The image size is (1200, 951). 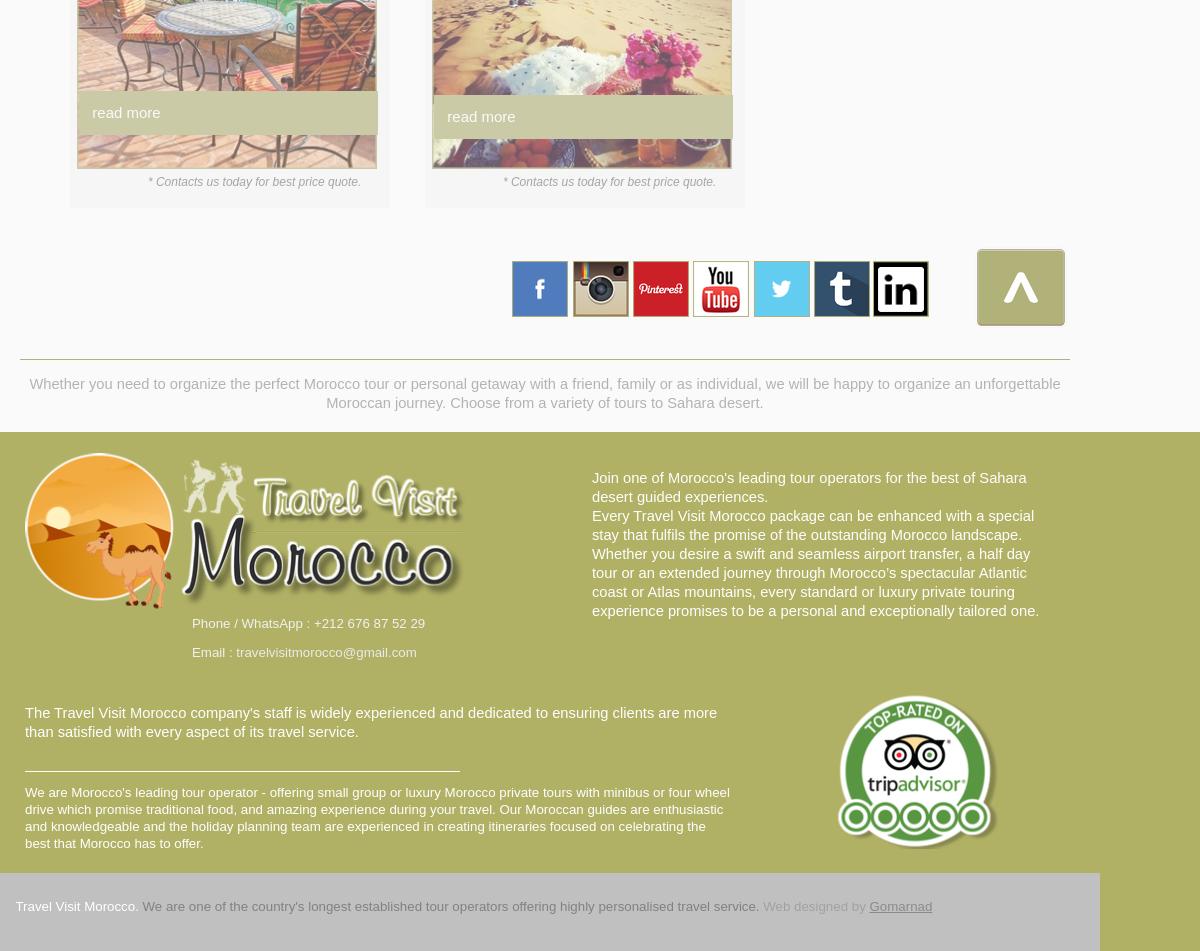 What do you see at coordinates (812, 905) in the screenshot?
I see `'Web designed by'` at bounding box center [812, 905].